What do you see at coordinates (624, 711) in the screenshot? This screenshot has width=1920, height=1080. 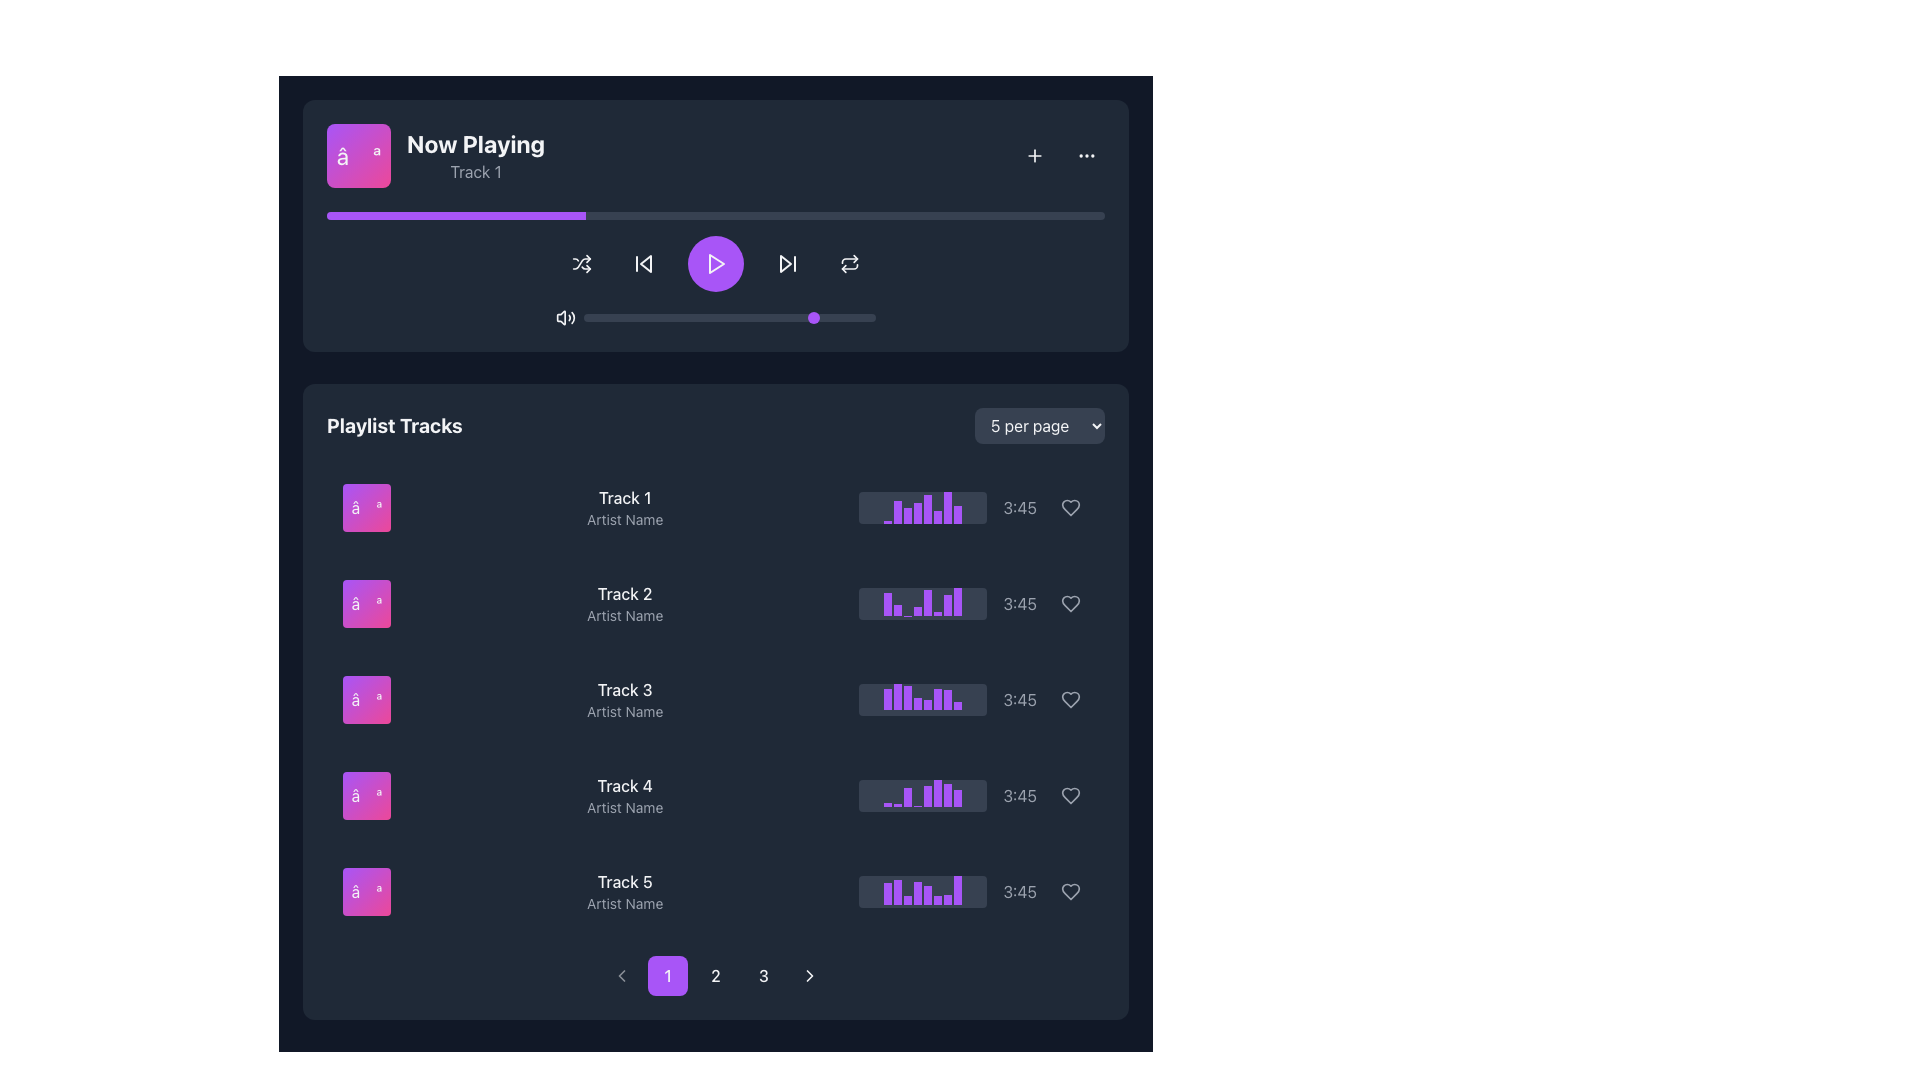 I see `the text element that displays the name of the artist associated with 'Track 3' in the playlist, located directly beneath the title 'Track 3'` at bounding box center [624, 711].